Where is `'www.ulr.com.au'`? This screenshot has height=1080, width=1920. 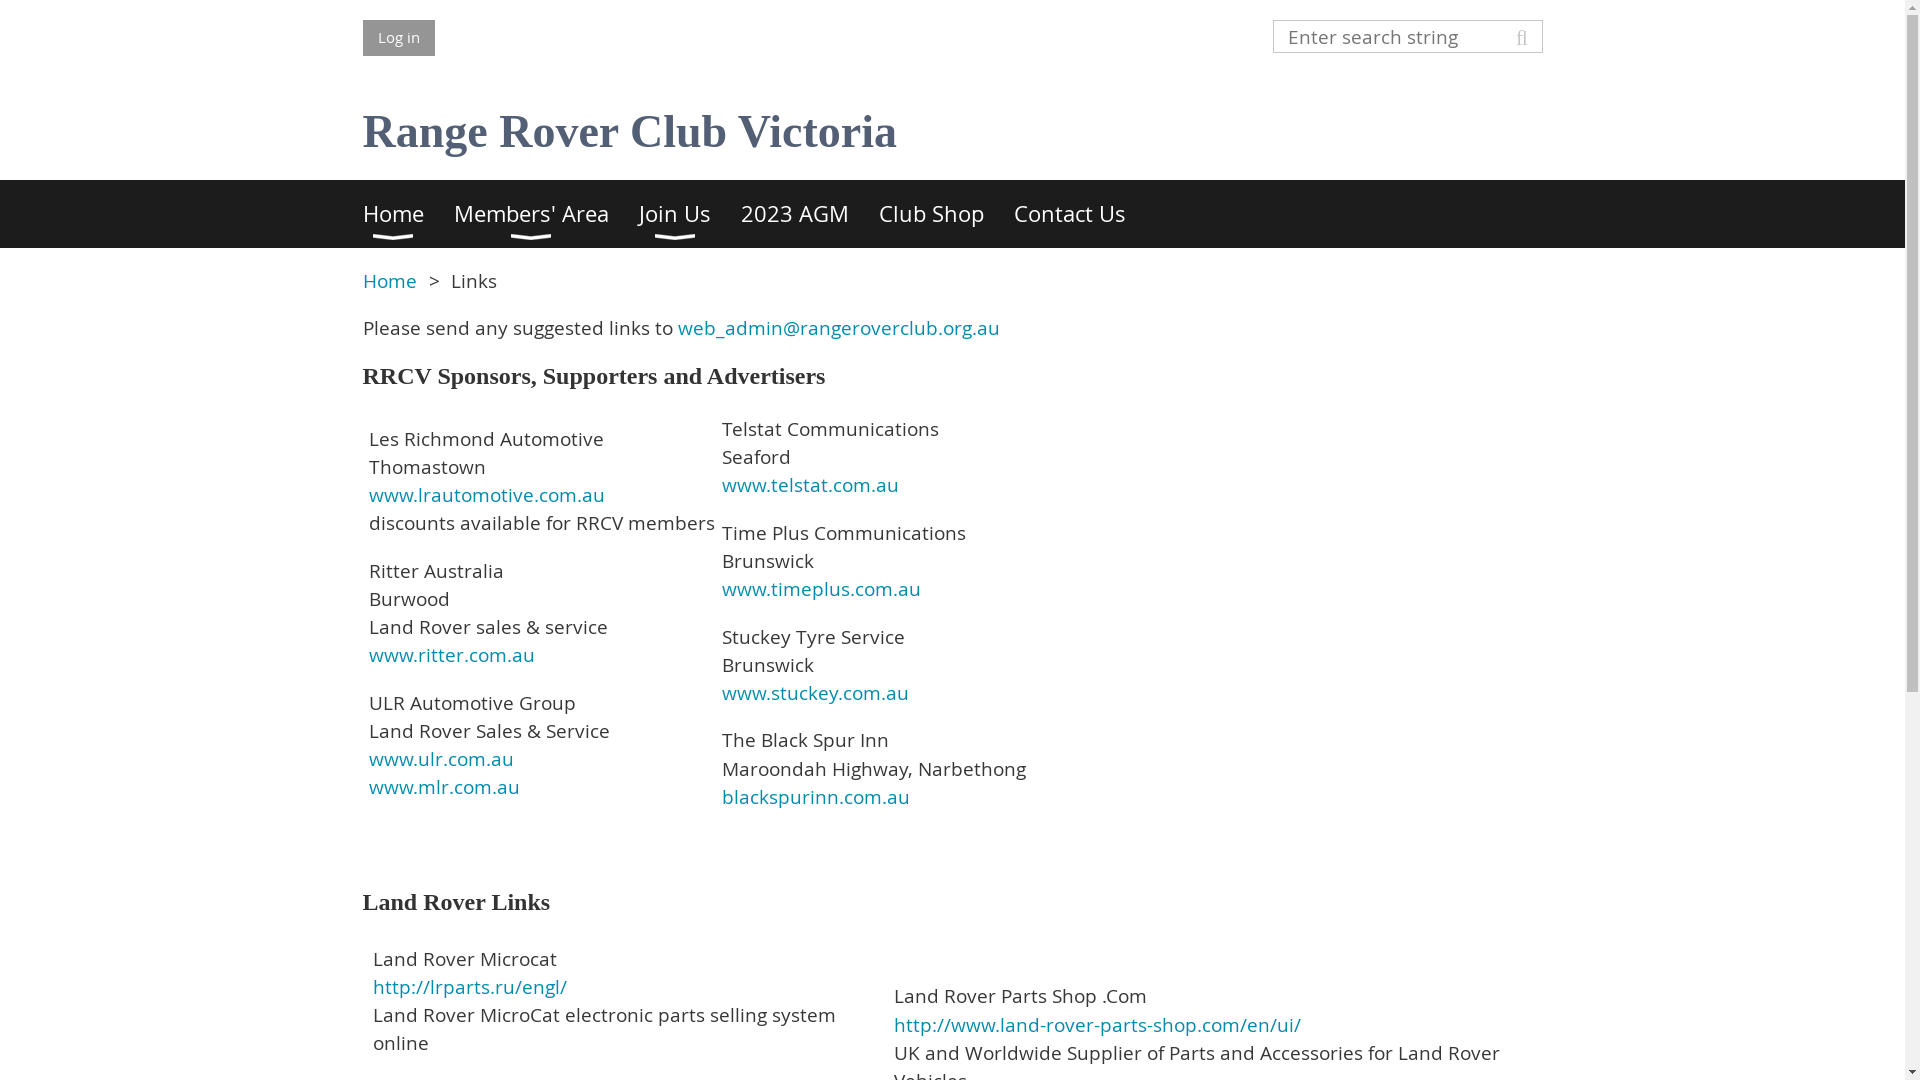 'www.ulr.com.au' is located at coordinates (439, 759).